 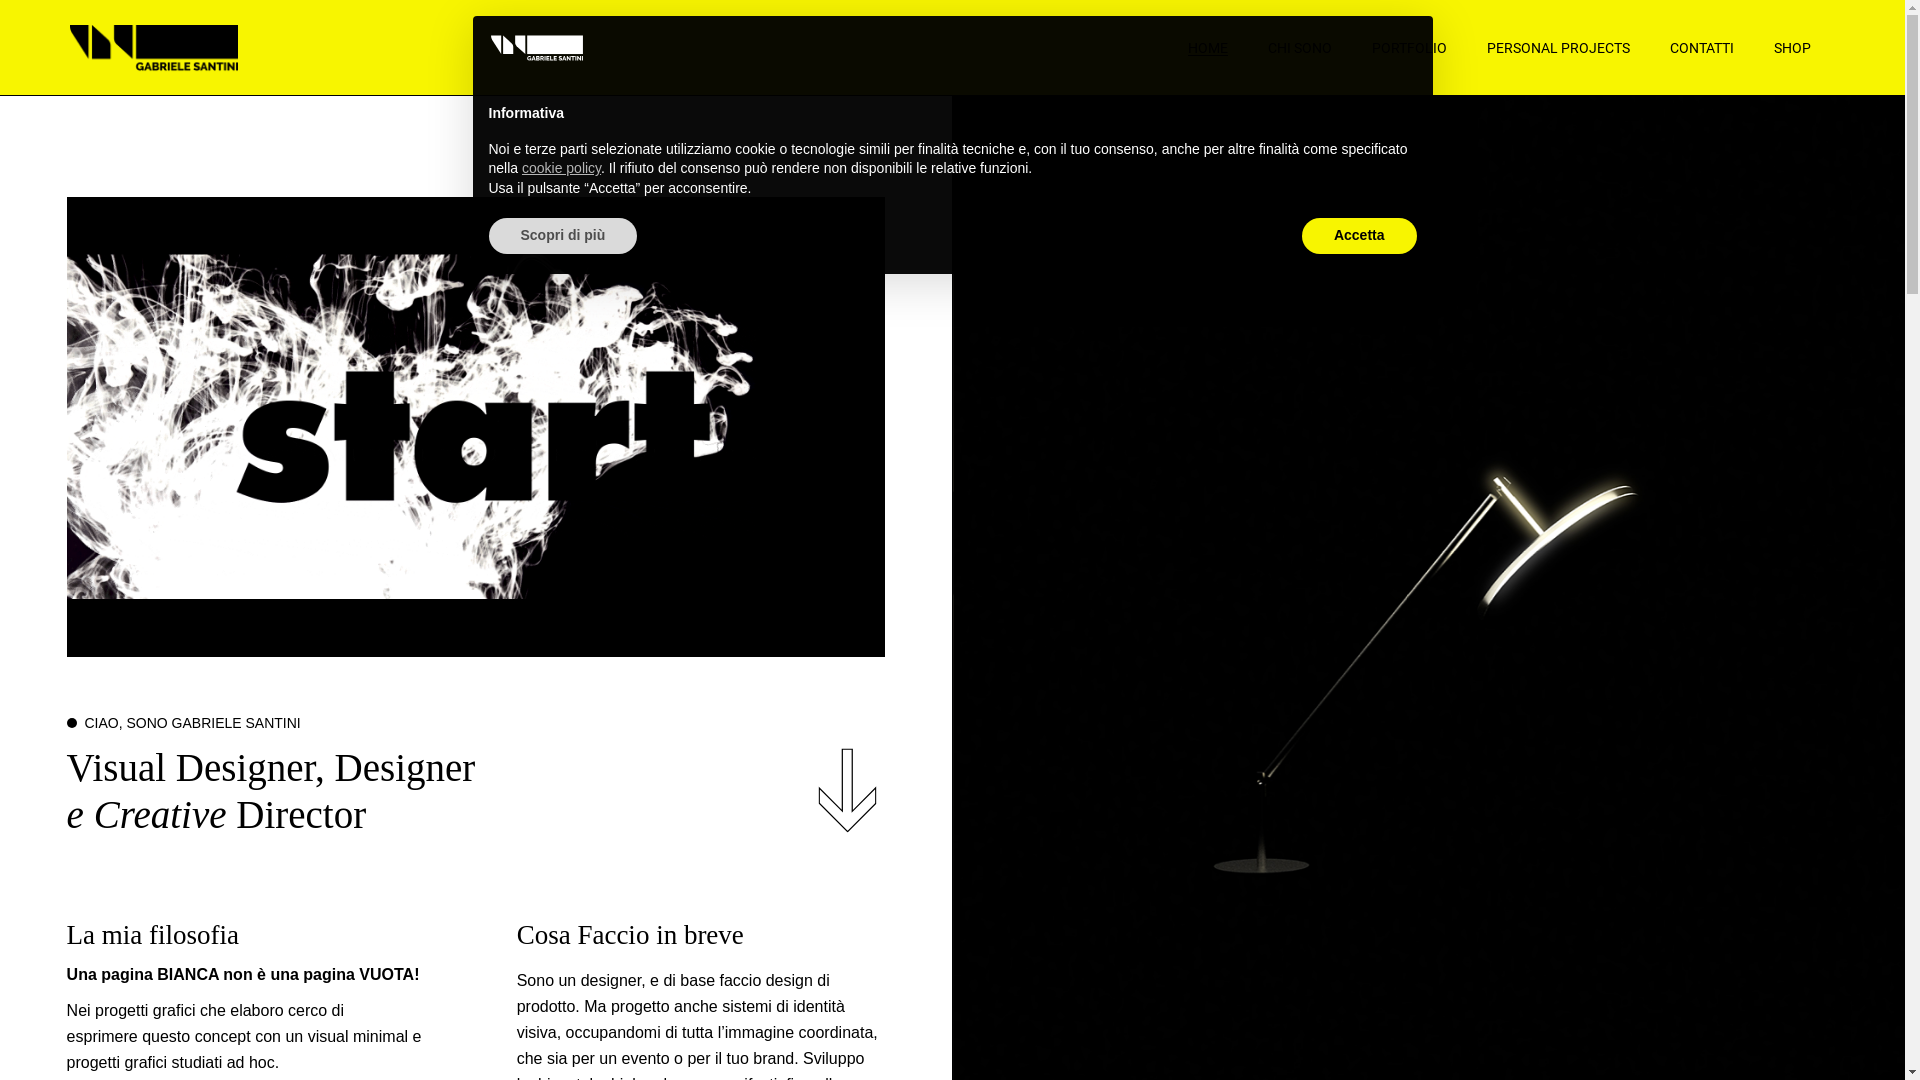 What do you see at coordinates (1408, 46) in the screenshot?
I see `'PORTFOLIO'` at bounding box center [1408, 46].